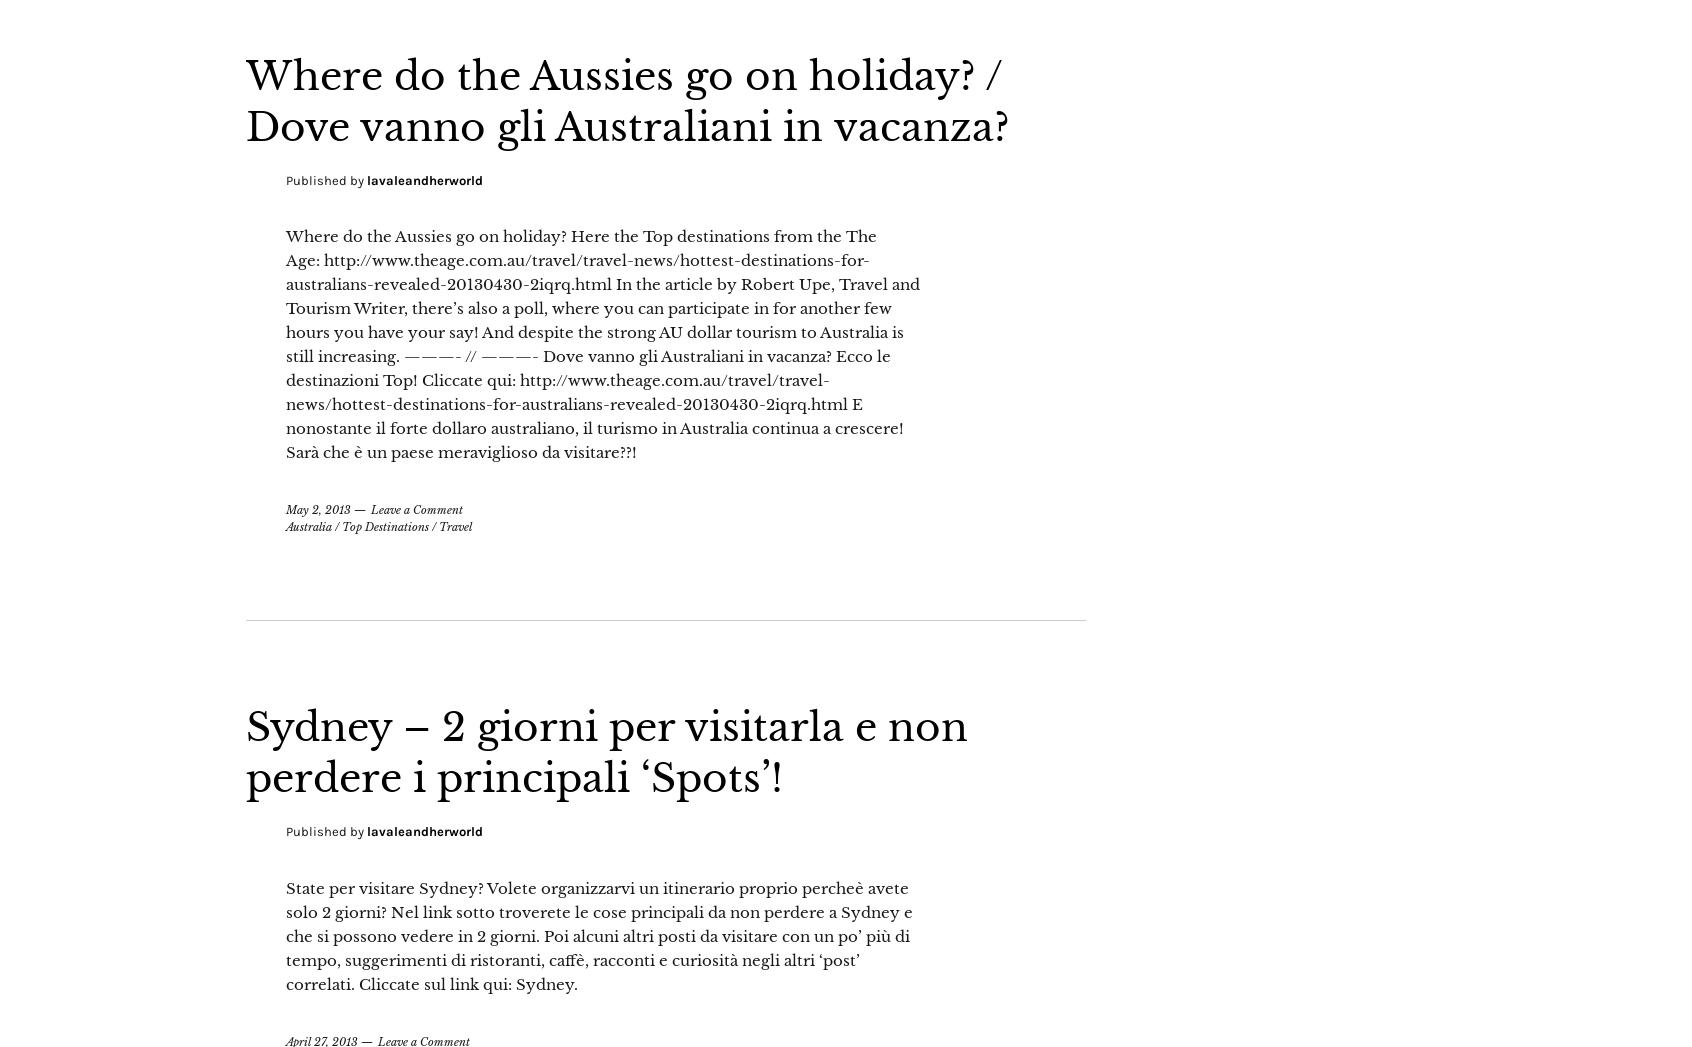 This screenshot has width=1692, height=1047. What do you see at coordinates (284, 576) in the screenshot?
I see `'Australia'` at bounding box center [284, 576].